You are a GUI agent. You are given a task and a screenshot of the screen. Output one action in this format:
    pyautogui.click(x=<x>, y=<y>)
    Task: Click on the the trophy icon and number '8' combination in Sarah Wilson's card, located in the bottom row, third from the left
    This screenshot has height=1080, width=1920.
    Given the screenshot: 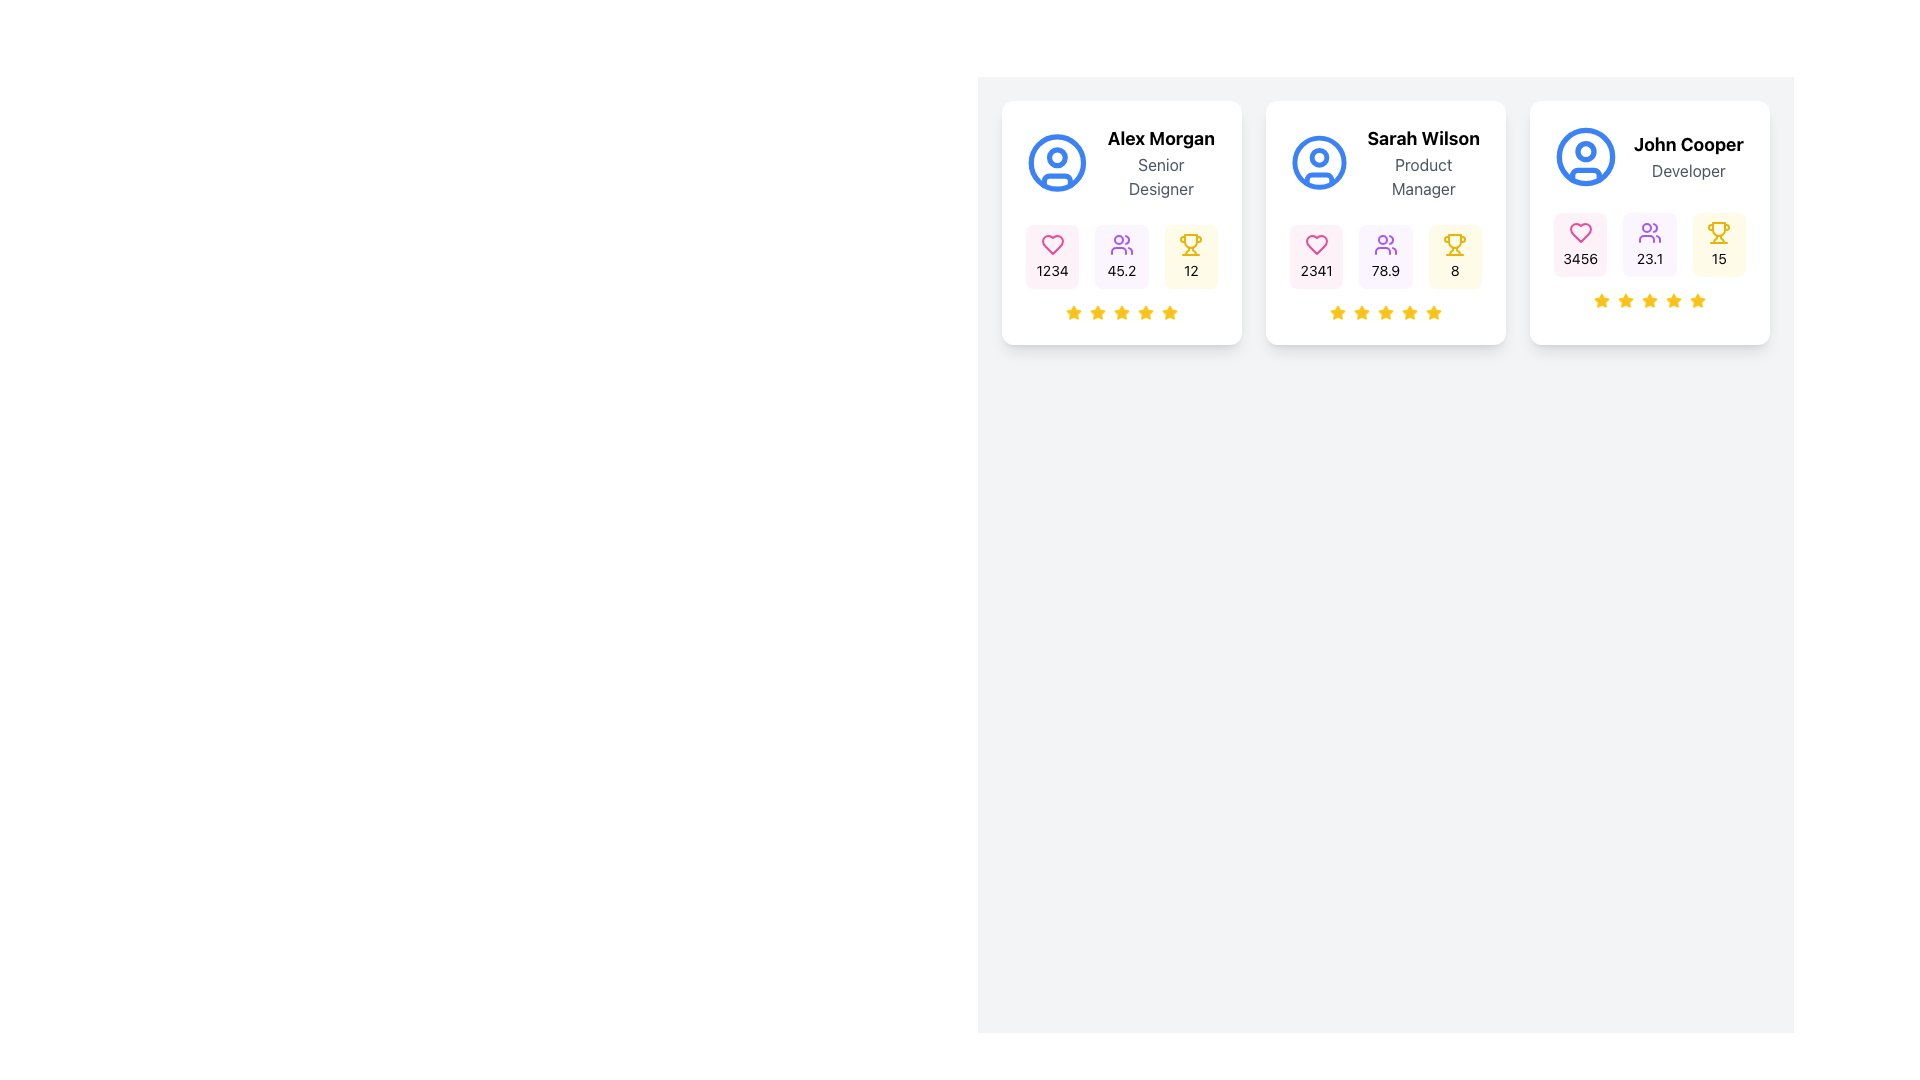 What is the action you would take?
    pyautogui.click(x=1455, y=256)
    